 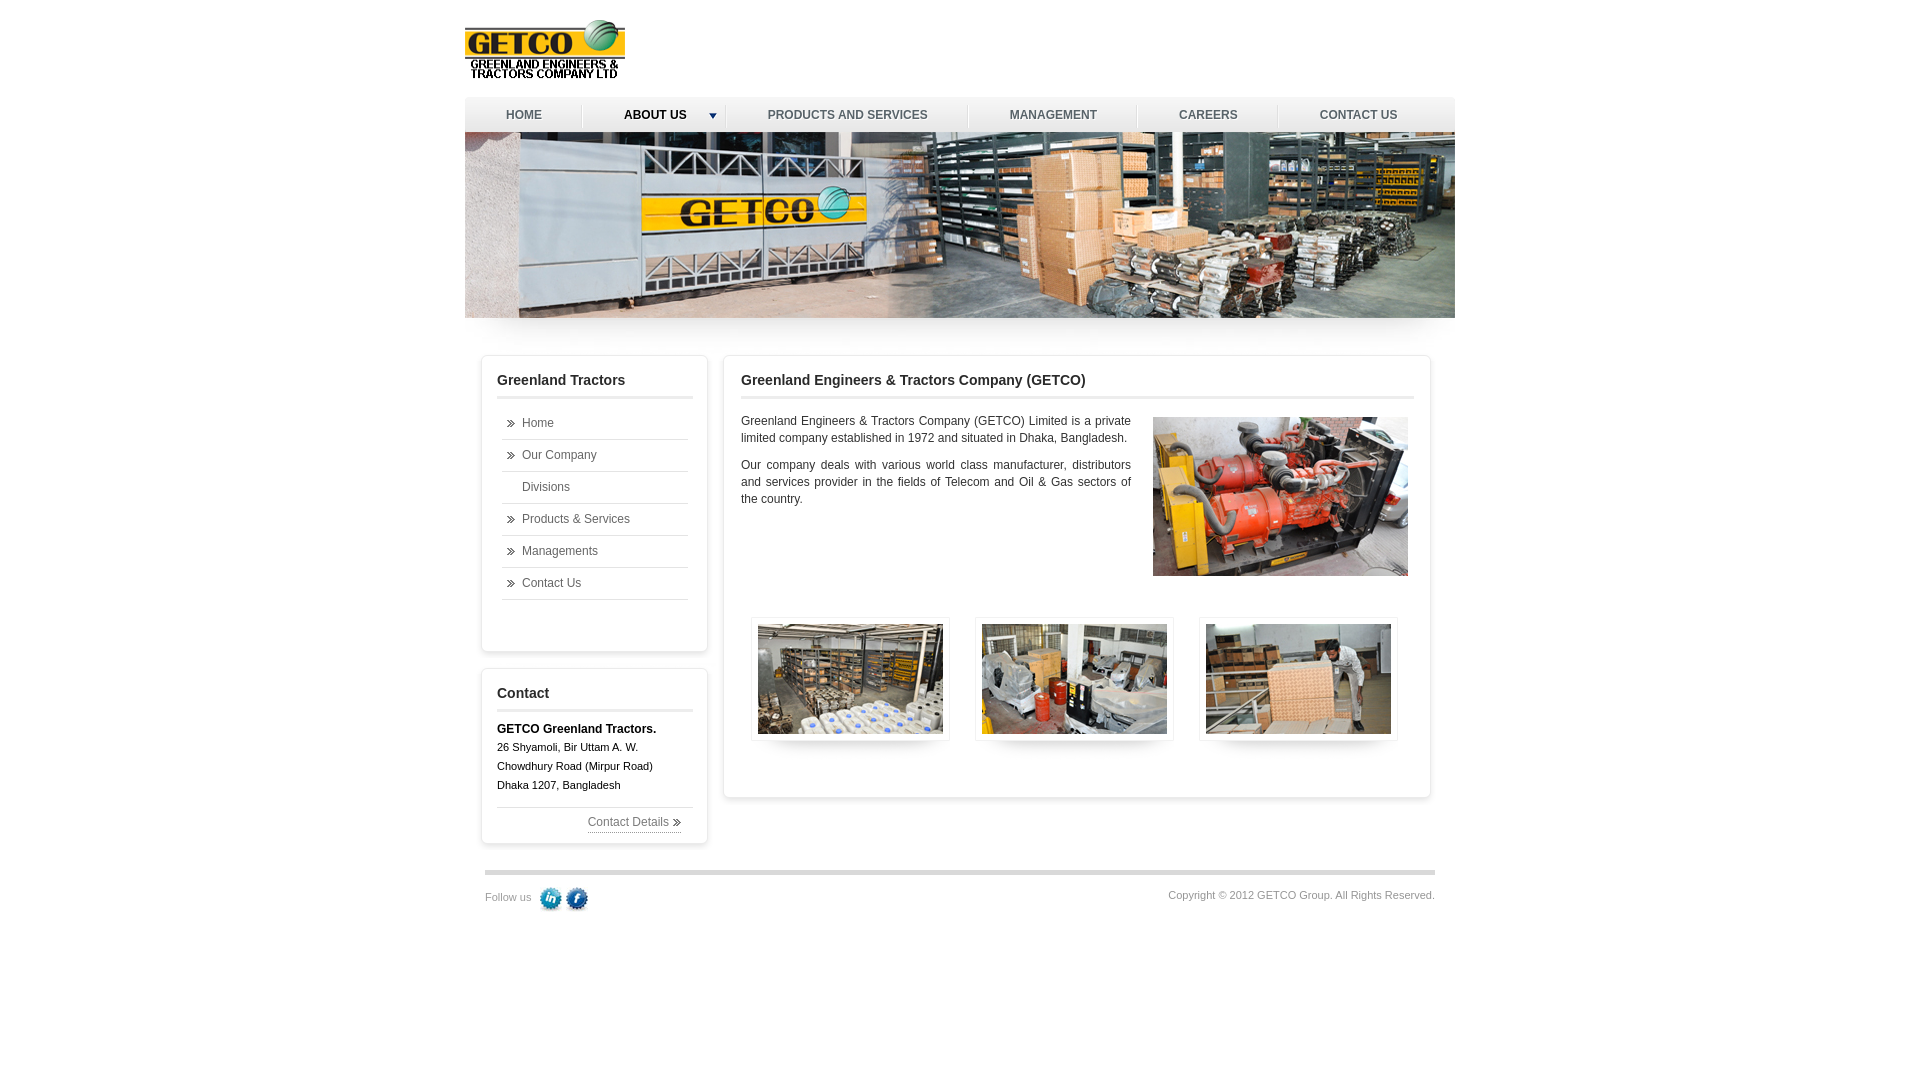 I want to click on 'CAREERS', so click(x=1137, y=116).